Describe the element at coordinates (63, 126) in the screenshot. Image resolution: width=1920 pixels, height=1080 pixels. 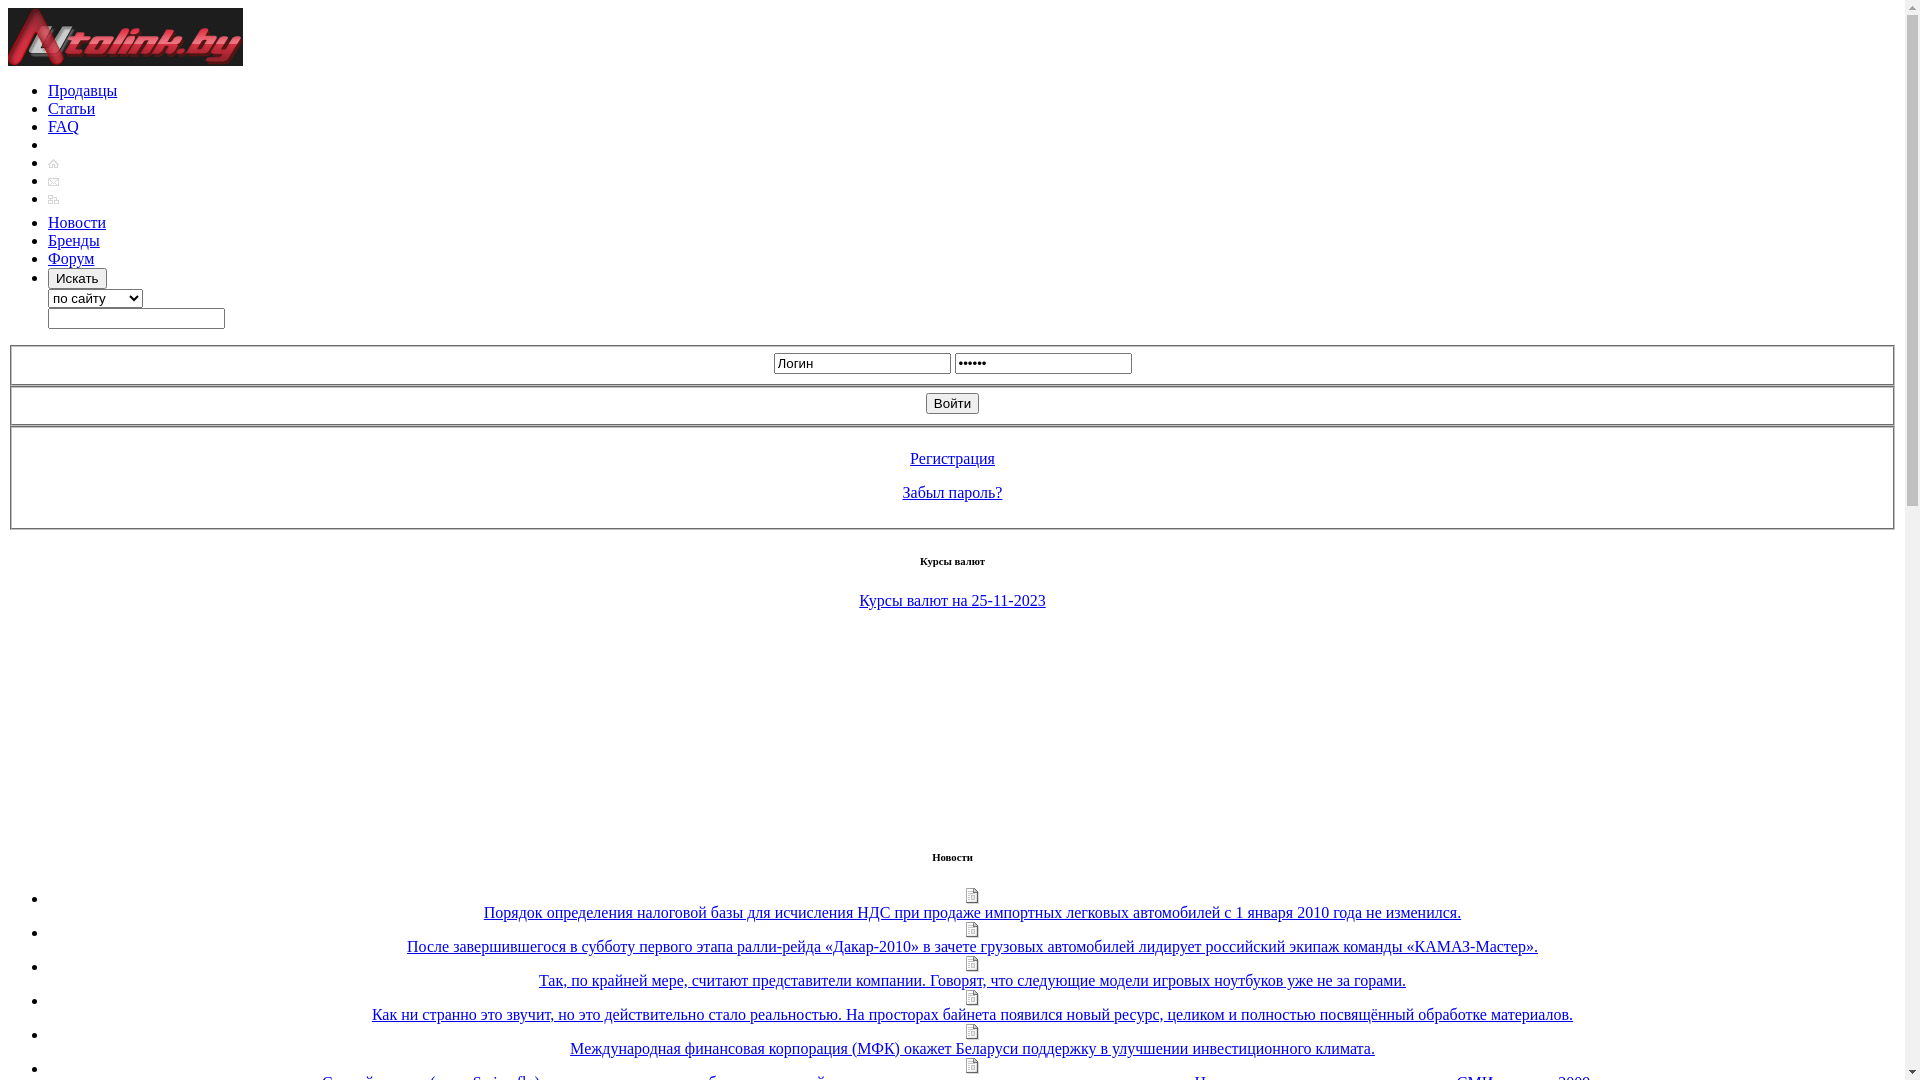
I see `'FAQ'` at that location.